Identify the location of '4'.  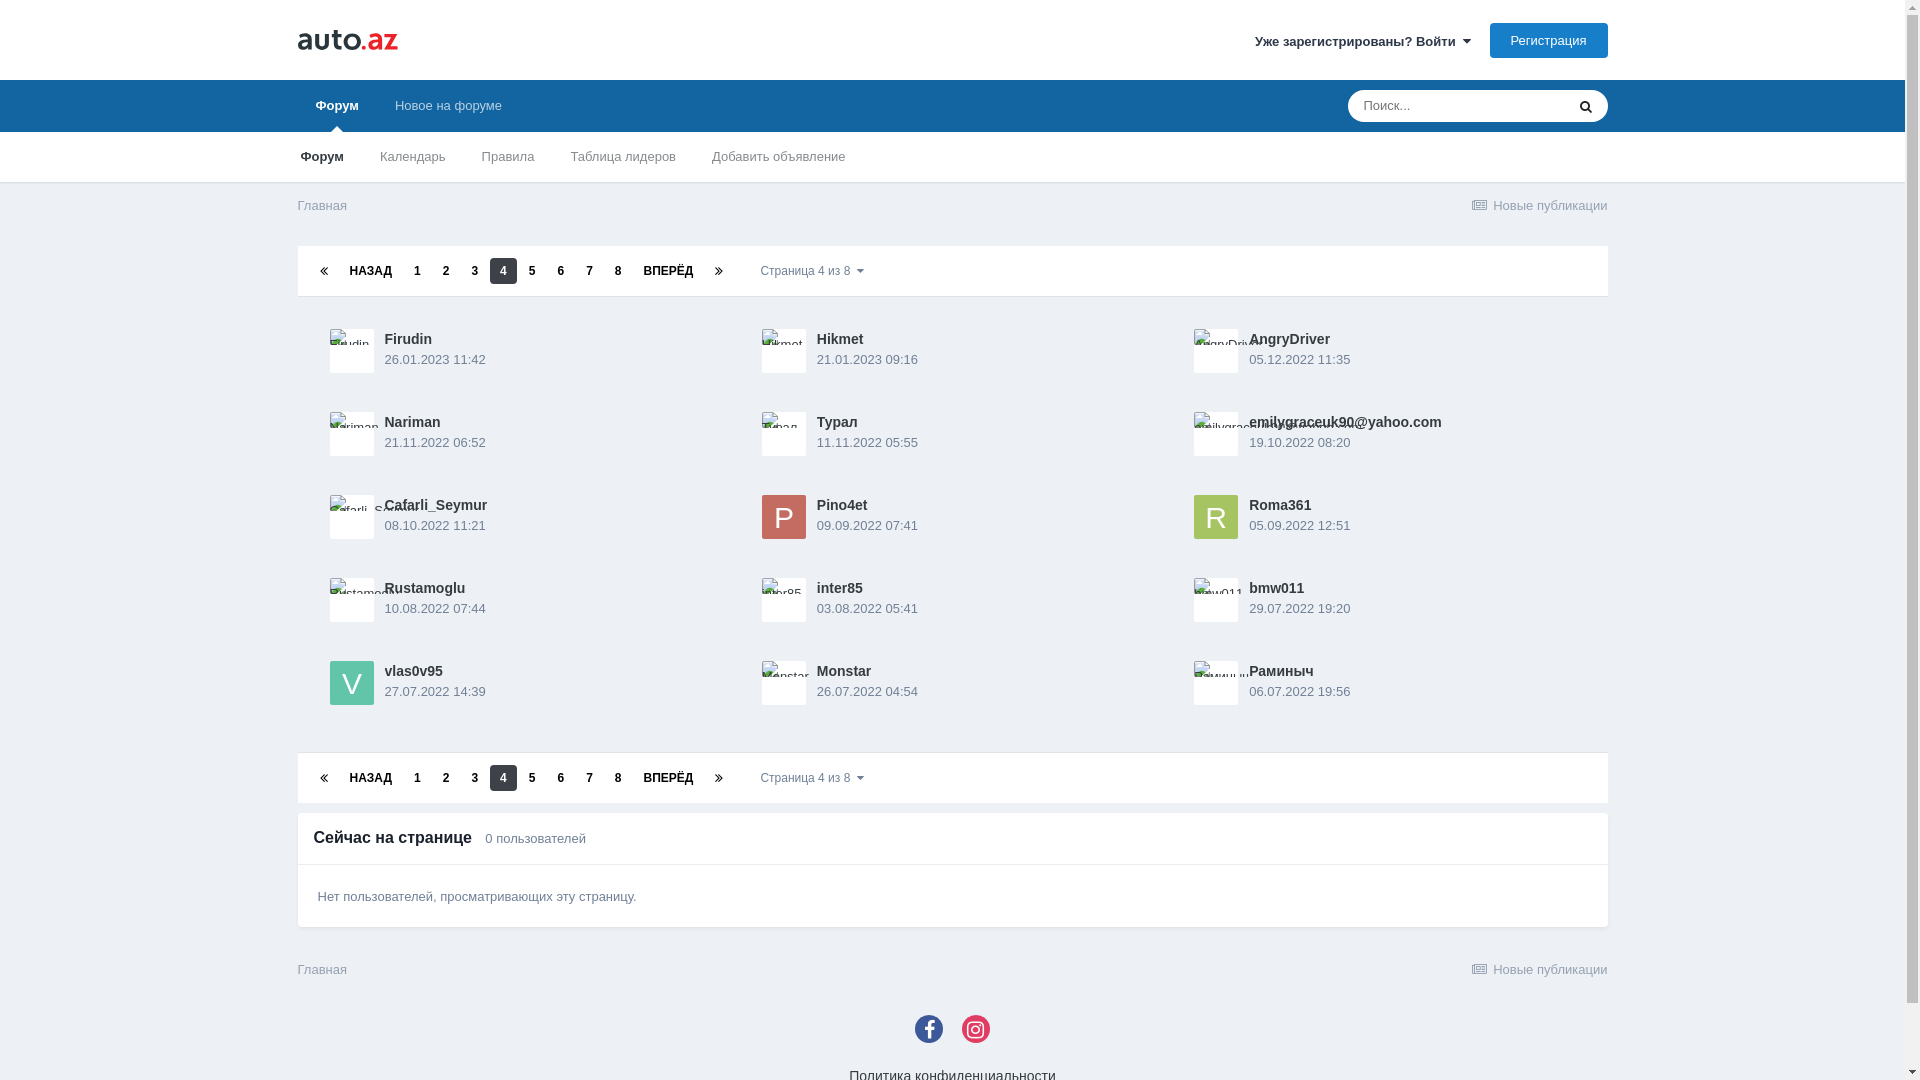
(503, 270).